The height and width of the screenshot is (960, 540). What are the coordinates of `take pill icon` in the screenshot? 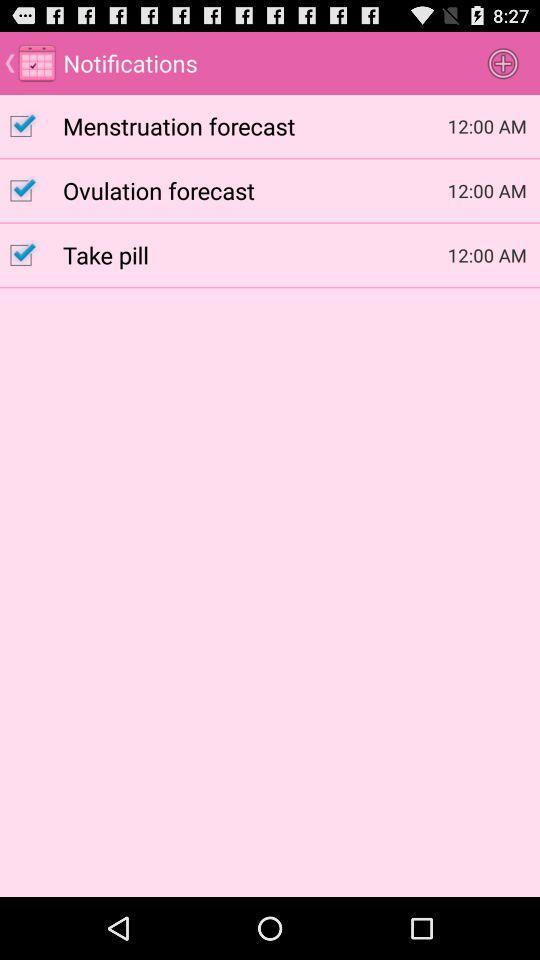 It's located at (255, 253).